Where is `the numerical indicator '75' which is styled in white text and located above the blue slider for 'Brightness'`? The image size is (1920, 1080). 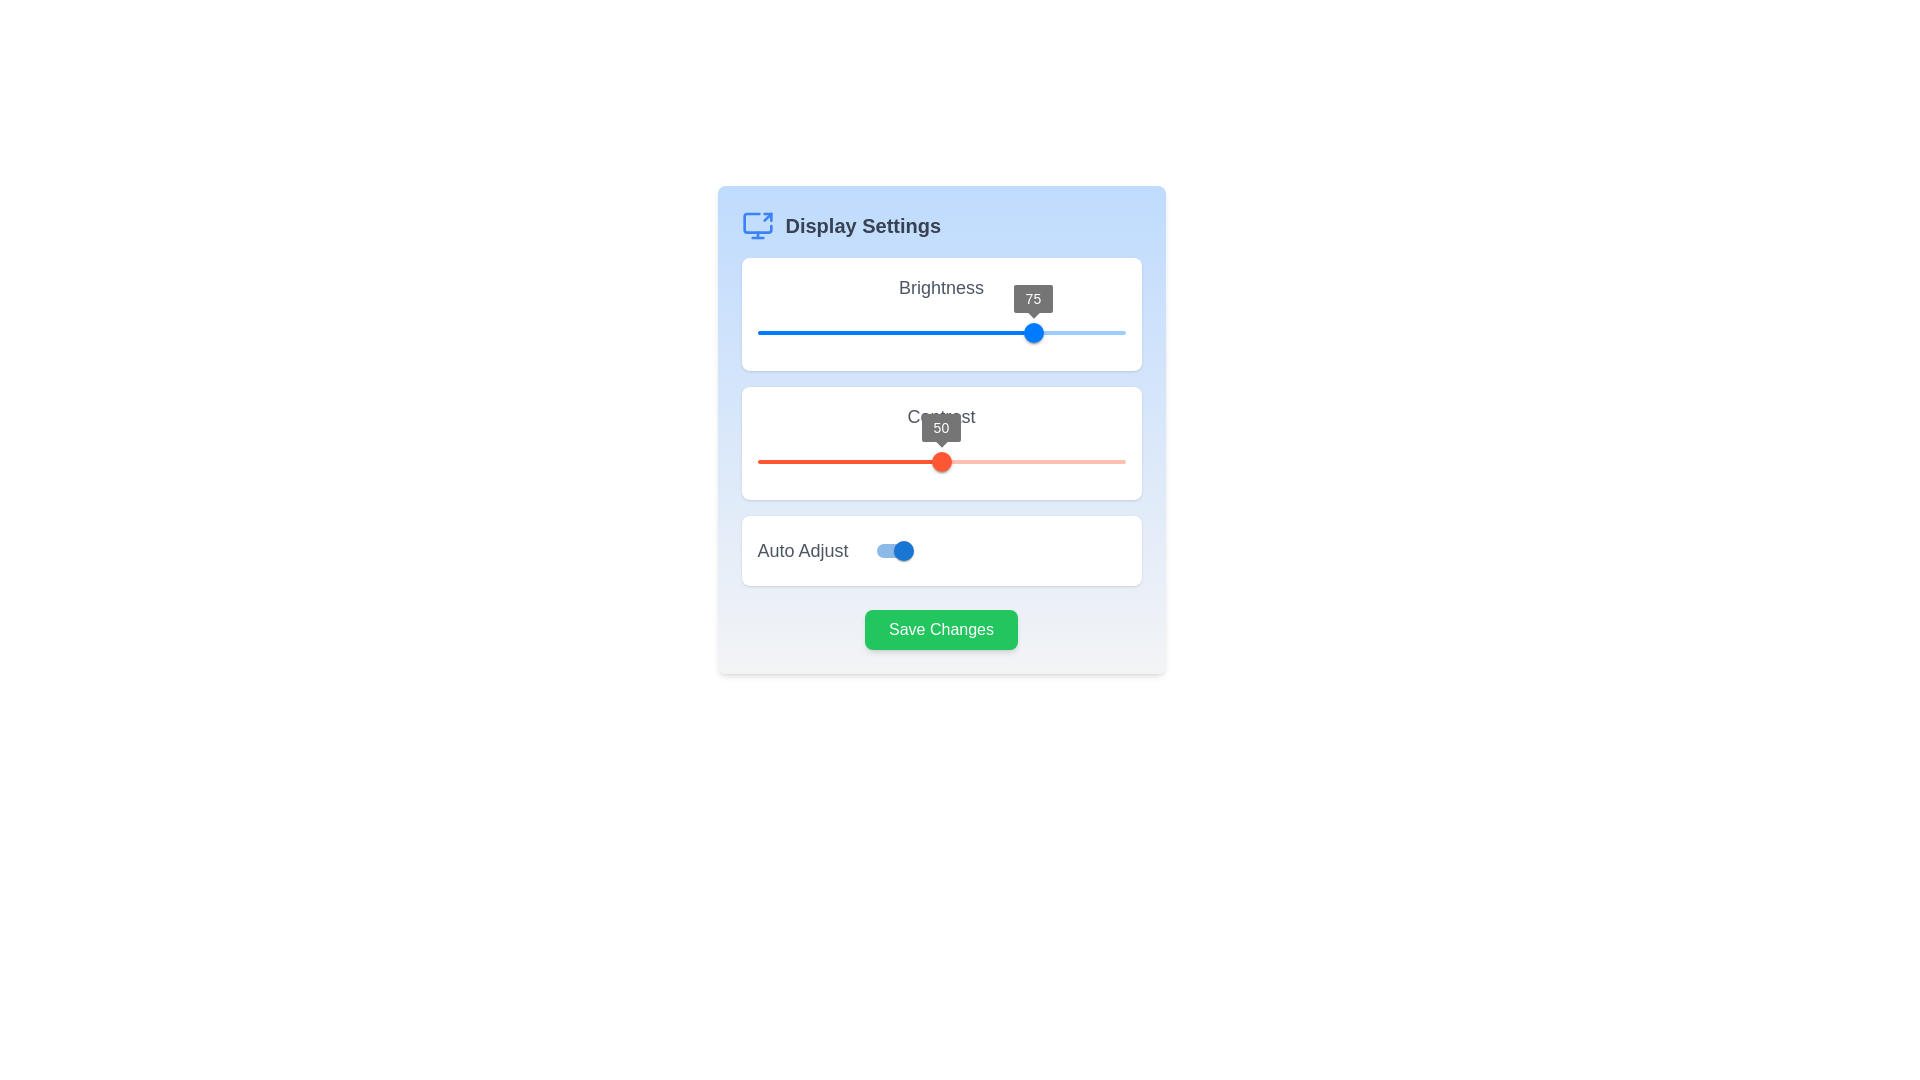
the numerical indicator '75' which is styled in white text and located above the blue slider for 'Brightness' is located at coordinates (1033, 298).